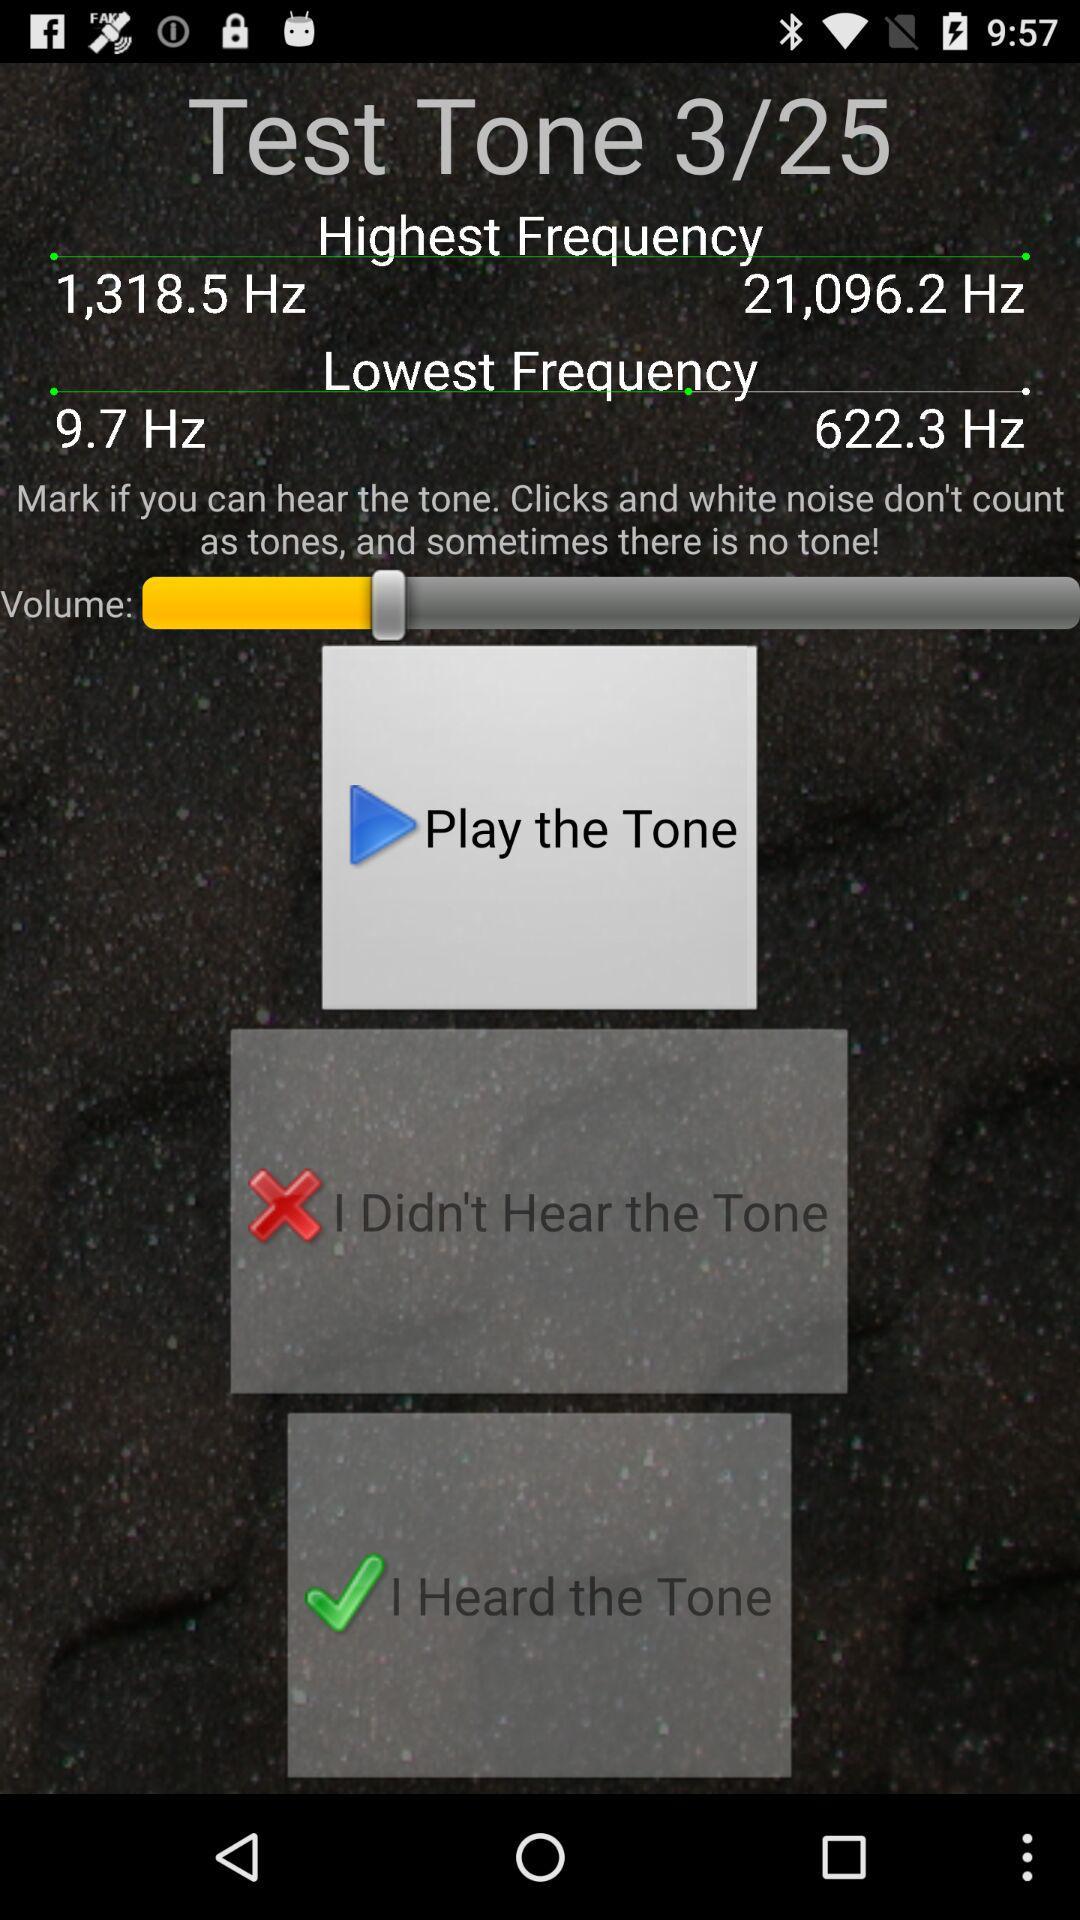 The image size is (1080, 1920). What do you see at coordinates (538, 1216) in the screenshot?
I see `the icon above i heard the icon` at bounding box center [538, 1216].